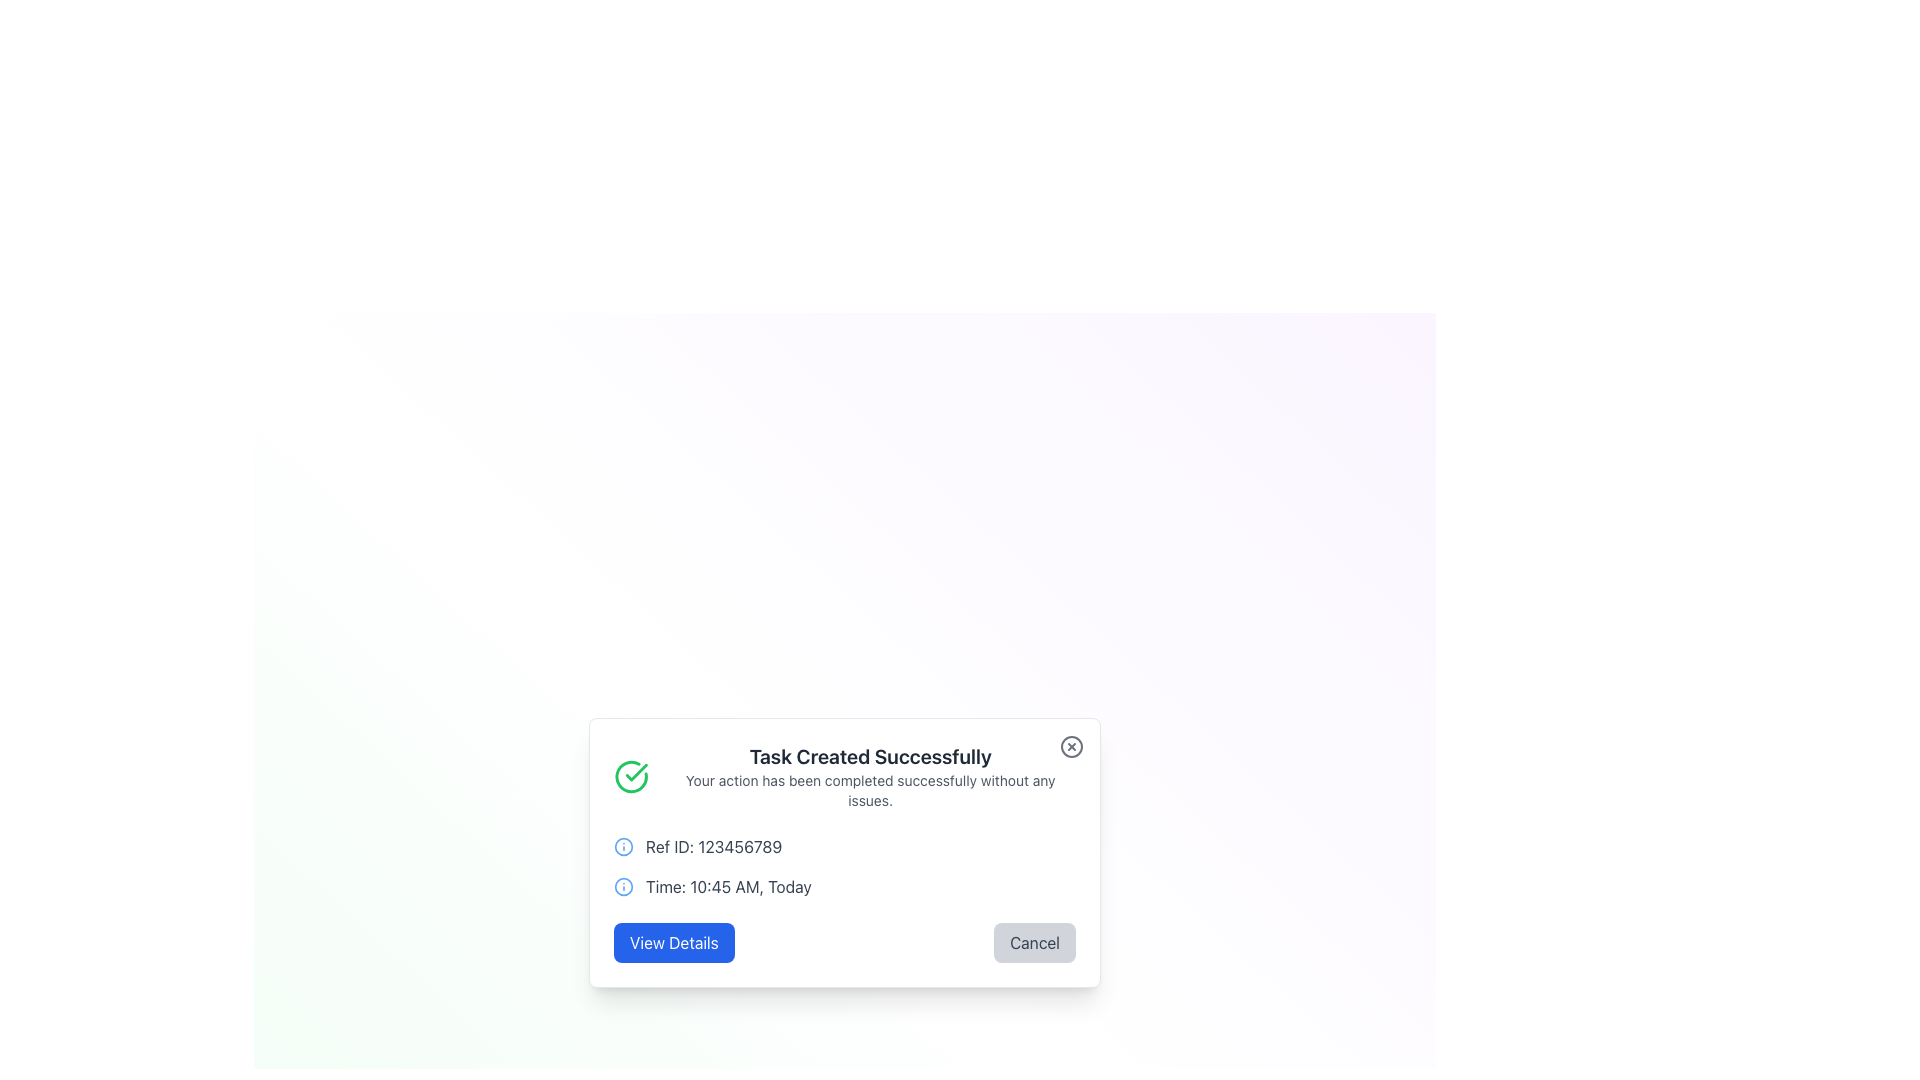 The width and height of the screenshot is (1920, 1080). What do you see at coordinates (1070, 747) in the screenshot?
I see `the close button located in the top right corner of the modal window to change its color` at bounding box center [1070, 747].